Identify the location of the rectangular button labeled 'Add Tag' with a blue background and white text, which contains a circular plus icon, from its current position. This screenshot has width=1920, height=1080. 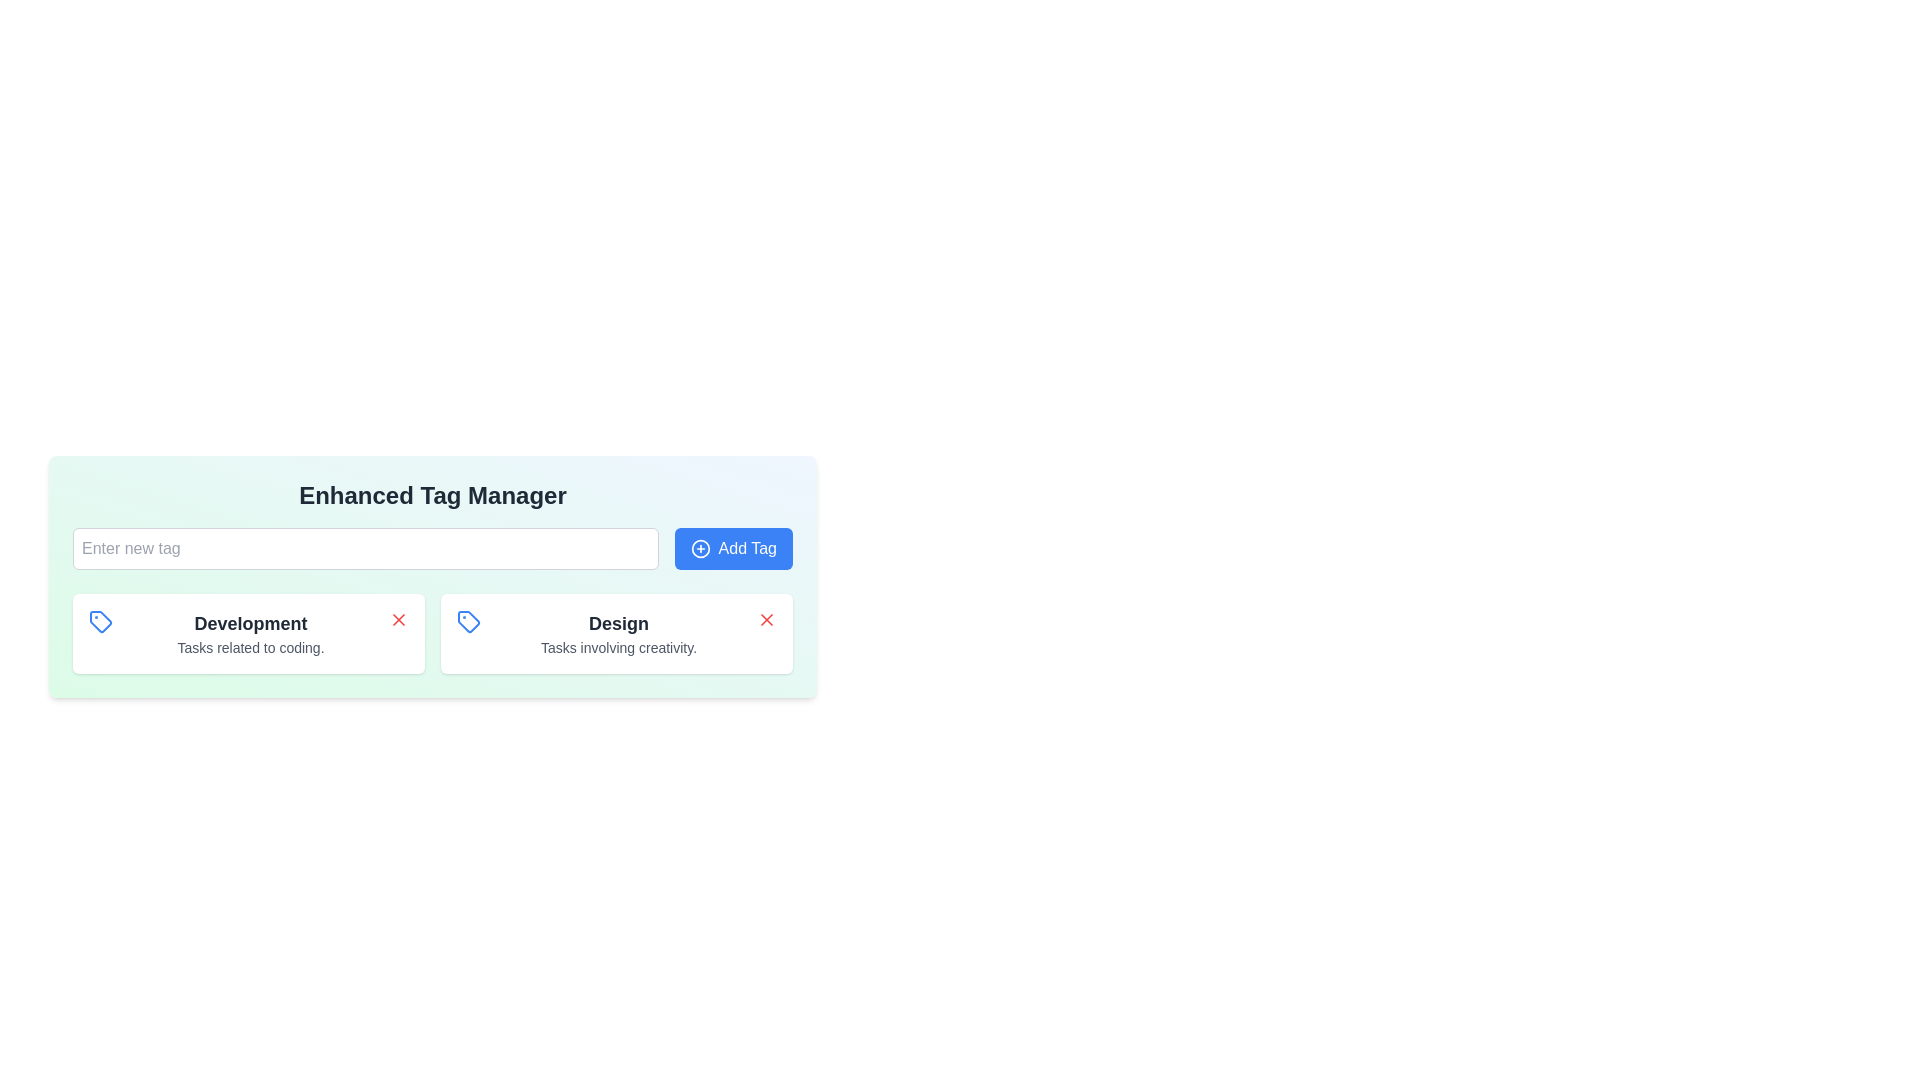
(732, 548).